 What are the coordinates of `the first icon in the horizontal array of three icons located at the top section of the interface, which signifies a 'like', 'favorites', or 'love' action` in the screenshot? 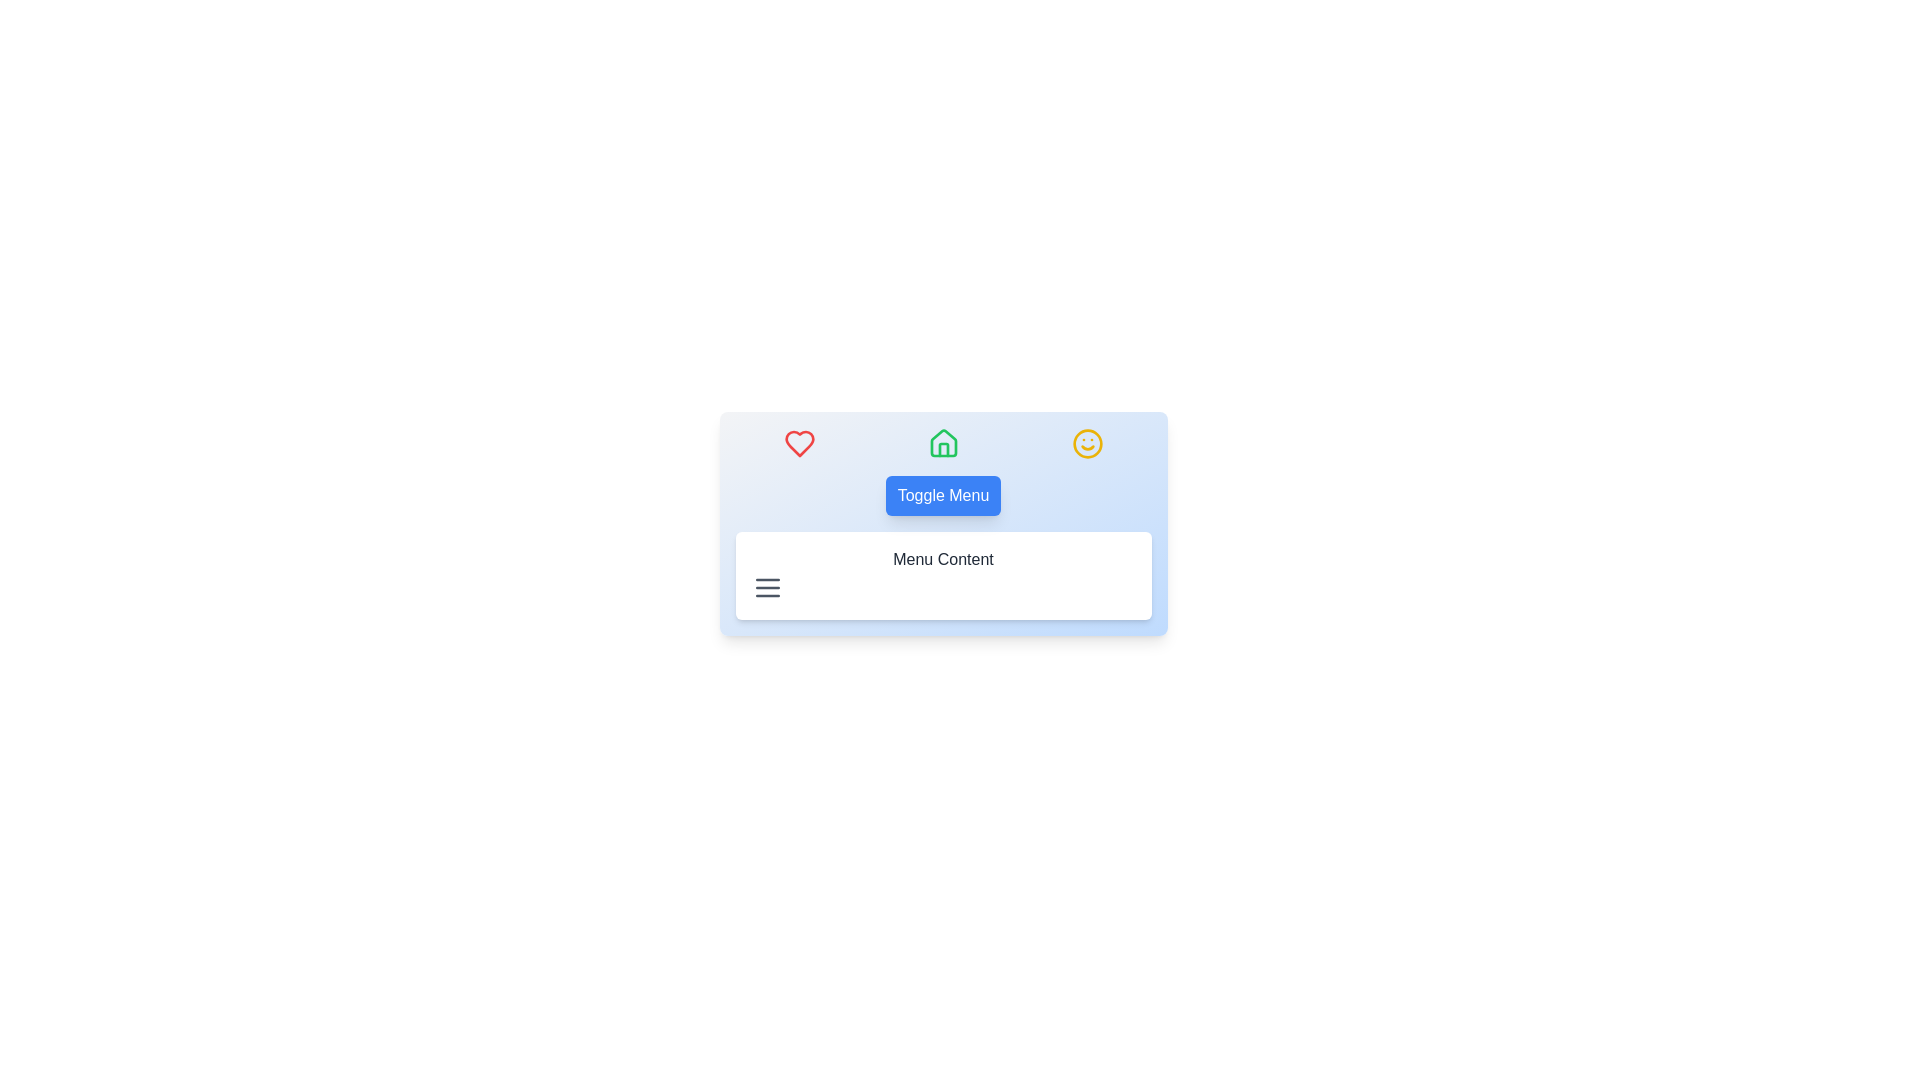 It's located at (798, 442).